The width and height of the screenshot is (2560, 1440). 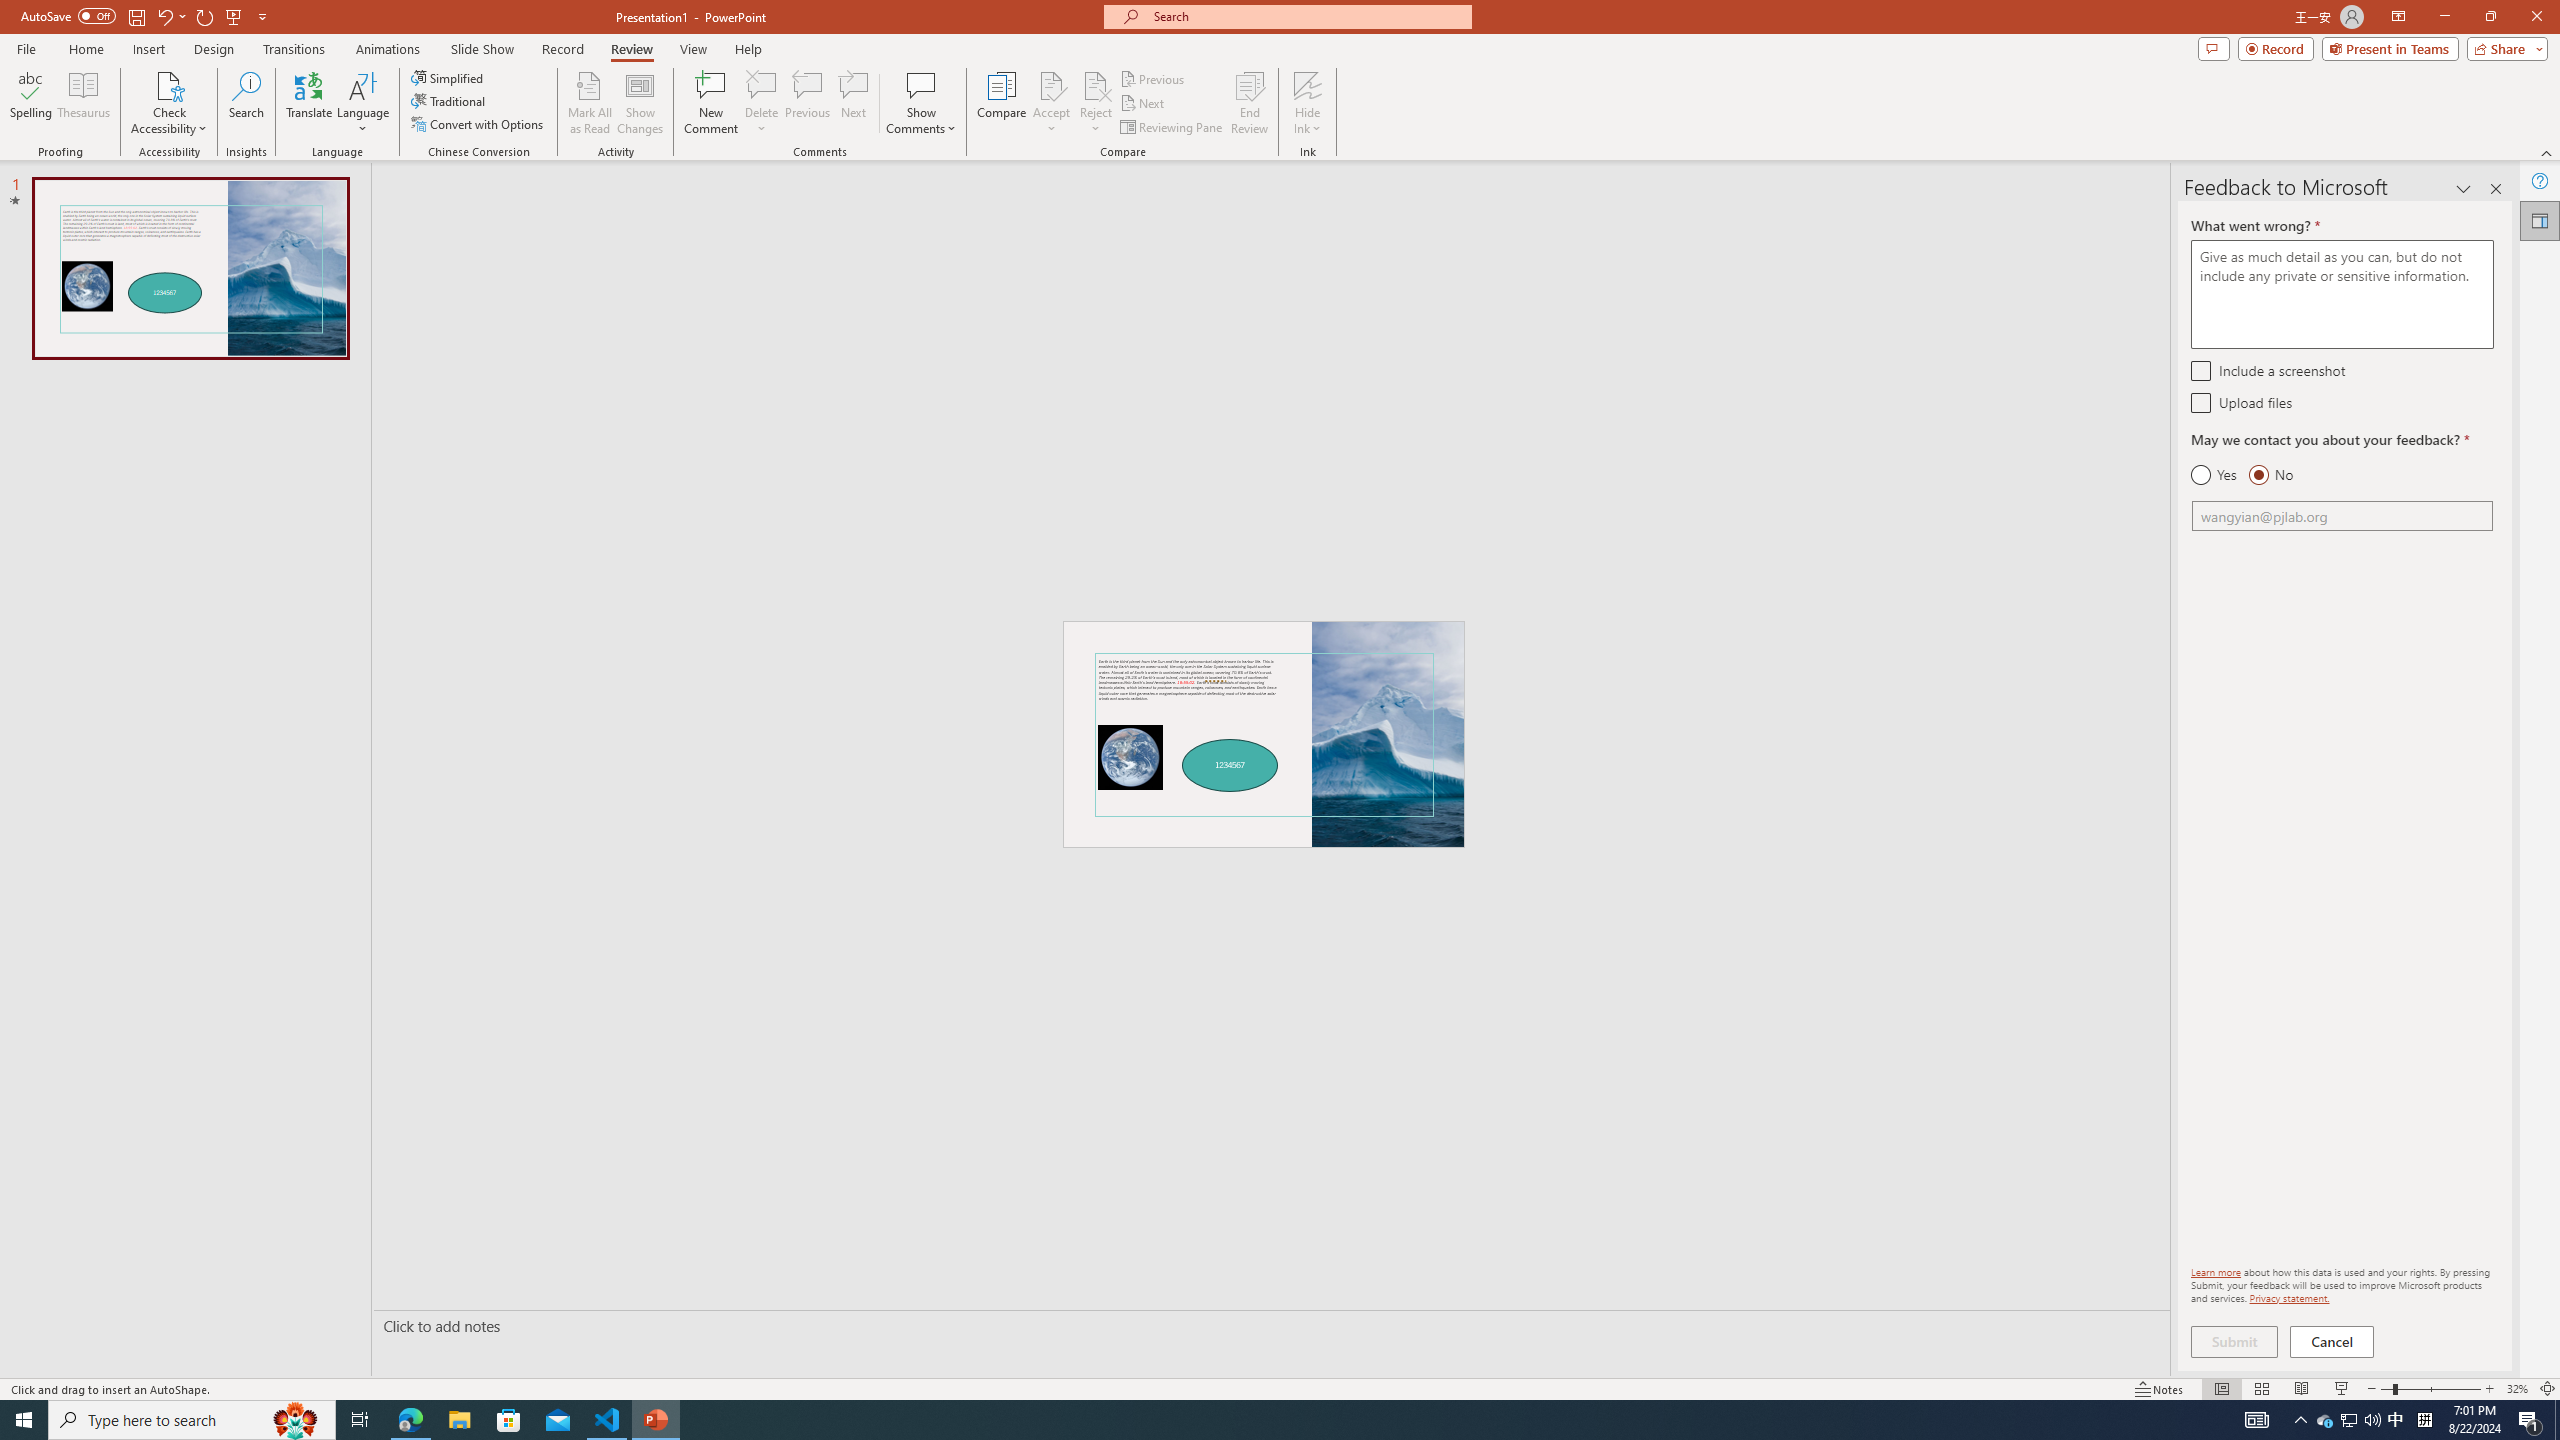 I want to click on 'Check Accessibility', so click(x=167, y=84).